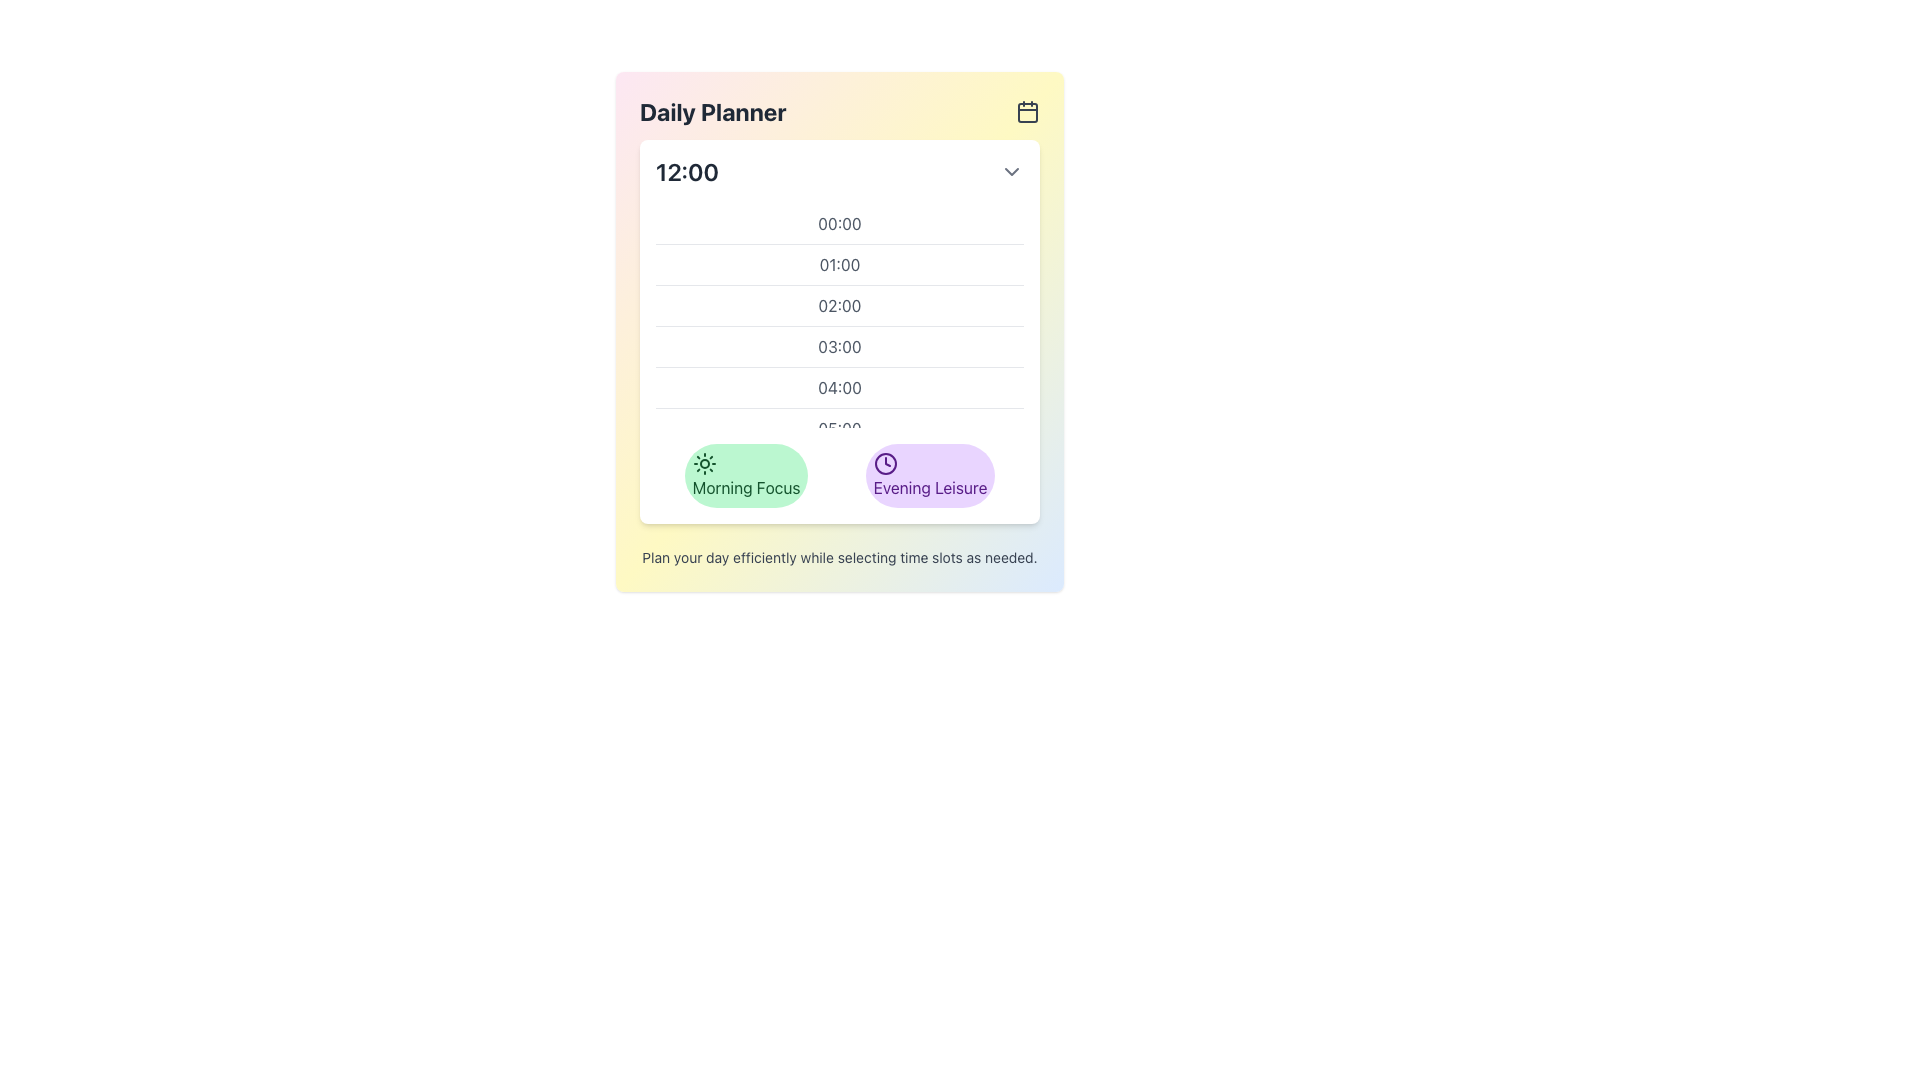 Image resolution: width=1920 pixels, height=1080 pixels. What do you see at coordinates (884, 463) in the screenshot?
I see `the Icon representing time or schedules within the 'Evening Leisure' button located in the lower-right corner of the central panel` at bounding box center [884, 463].